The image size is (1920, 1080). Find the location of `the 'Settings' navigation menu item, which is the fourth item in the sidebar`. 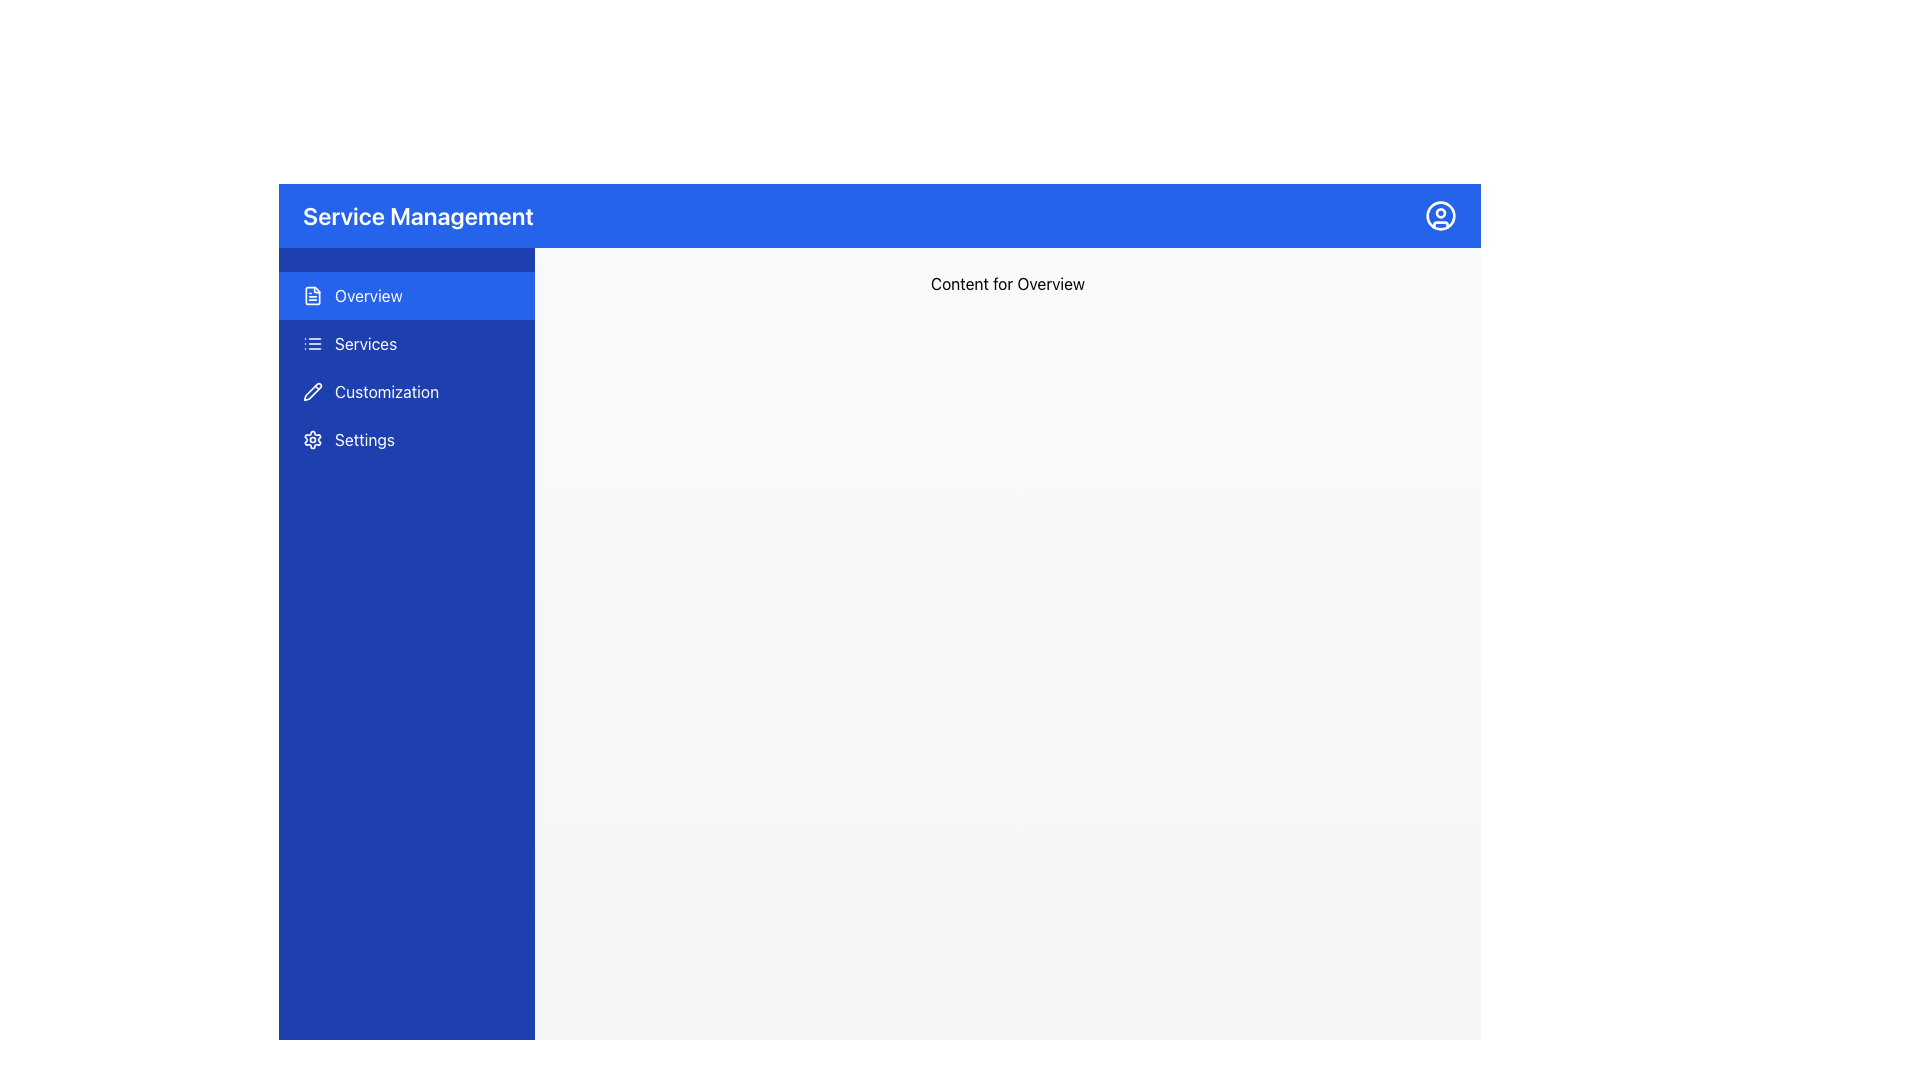

the 'Settings' navigation menu item, which is the fourth item in the sidebar is located at coordinates (406, 438).